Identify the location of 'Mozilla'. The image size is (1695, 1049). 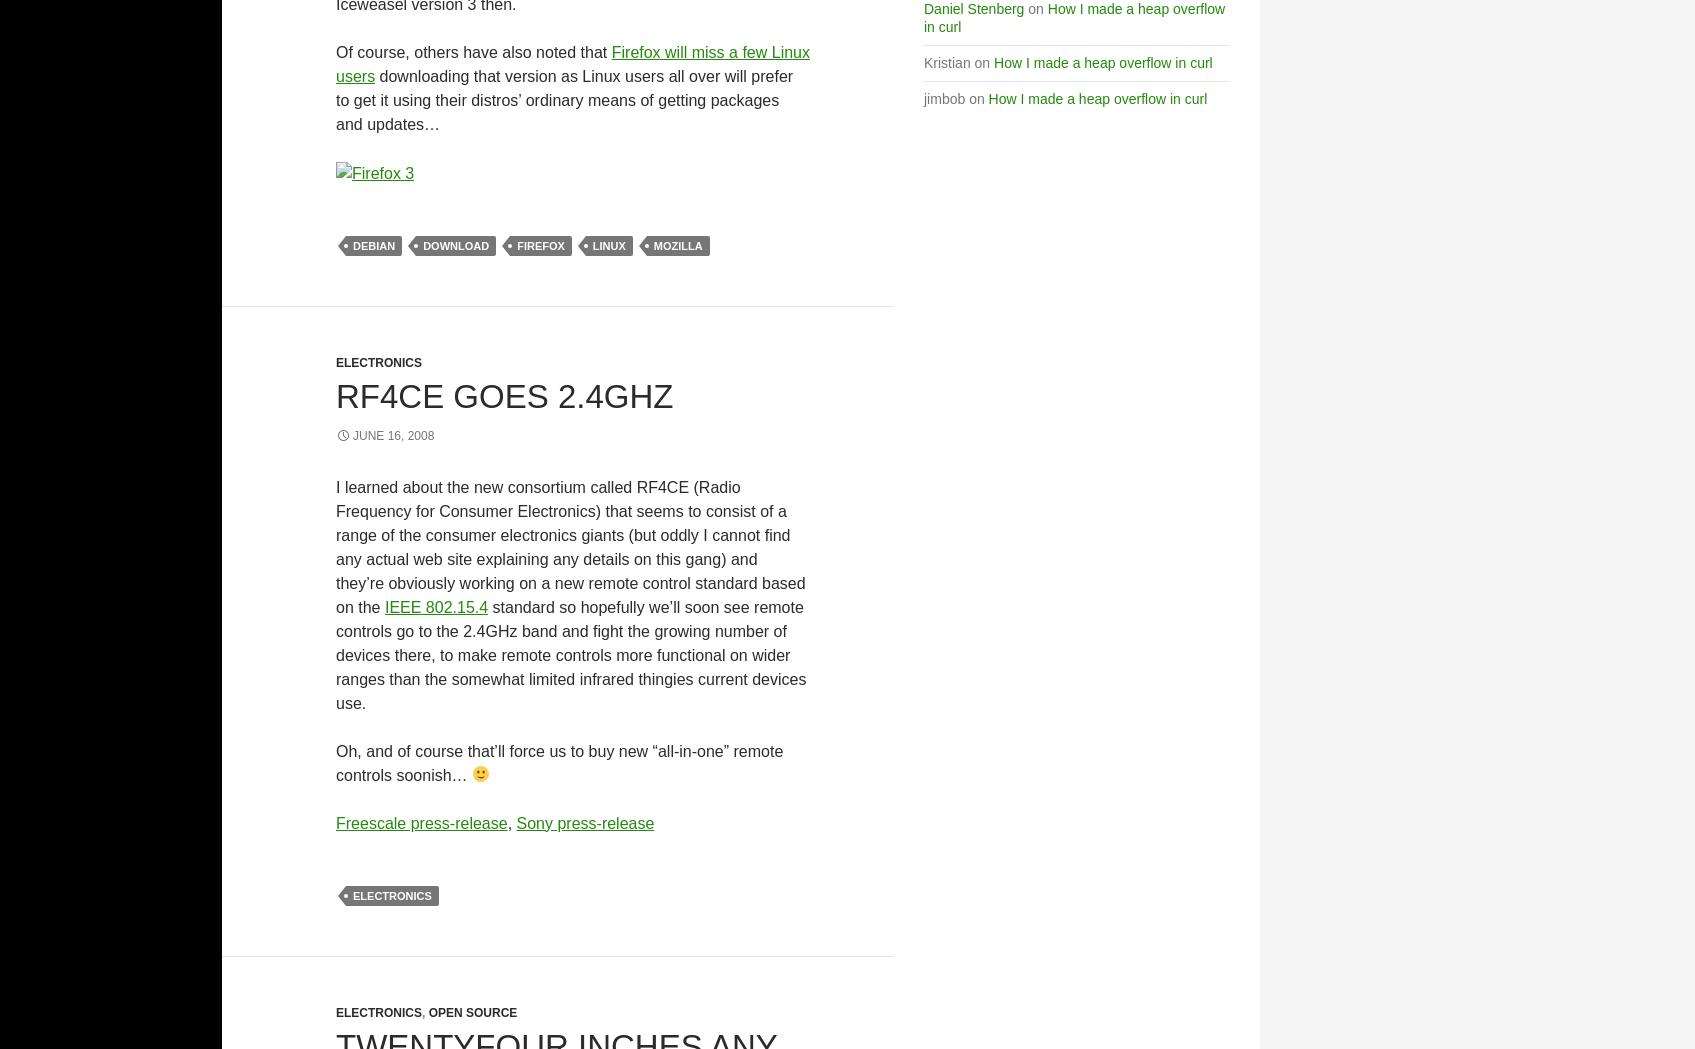
(677, 244).